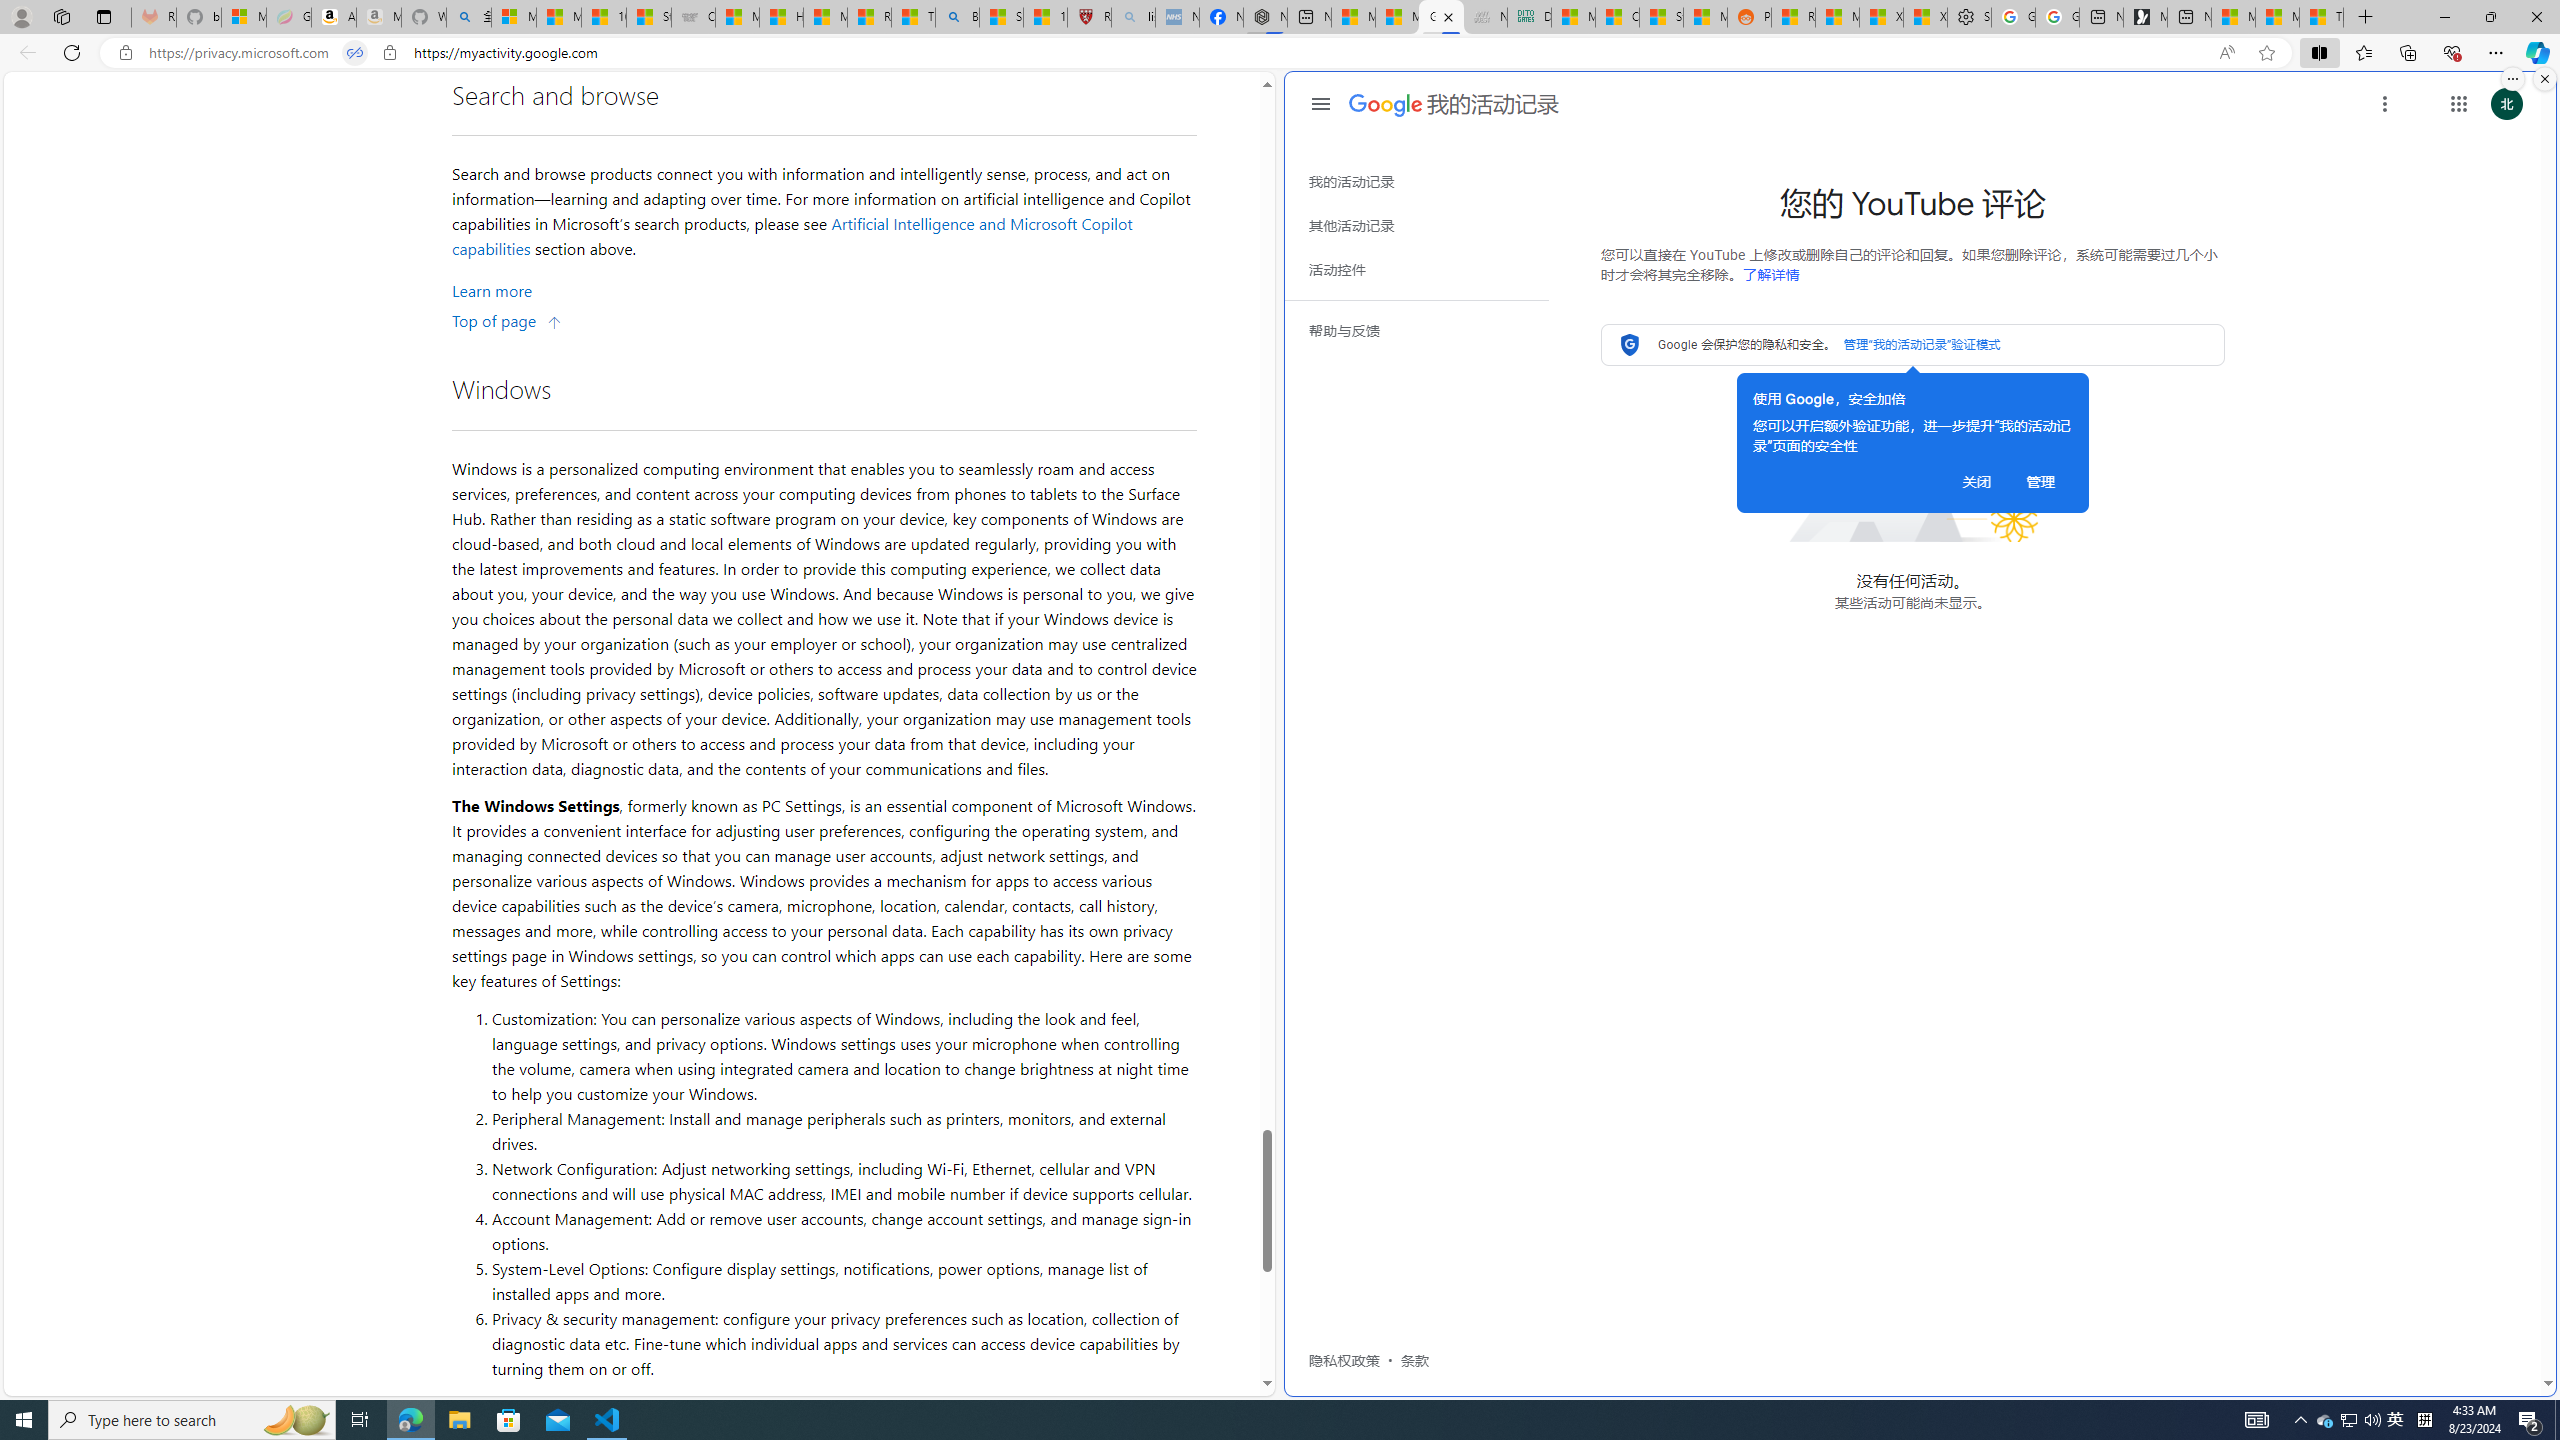 The width and height of the screenshot is (2560, 1440). What do you see at coordinates (2226, 53) in the screenshot?
I see `'Read aloud this page (Ctrl+Shift+U)'` at bounding box center [2226, 53].